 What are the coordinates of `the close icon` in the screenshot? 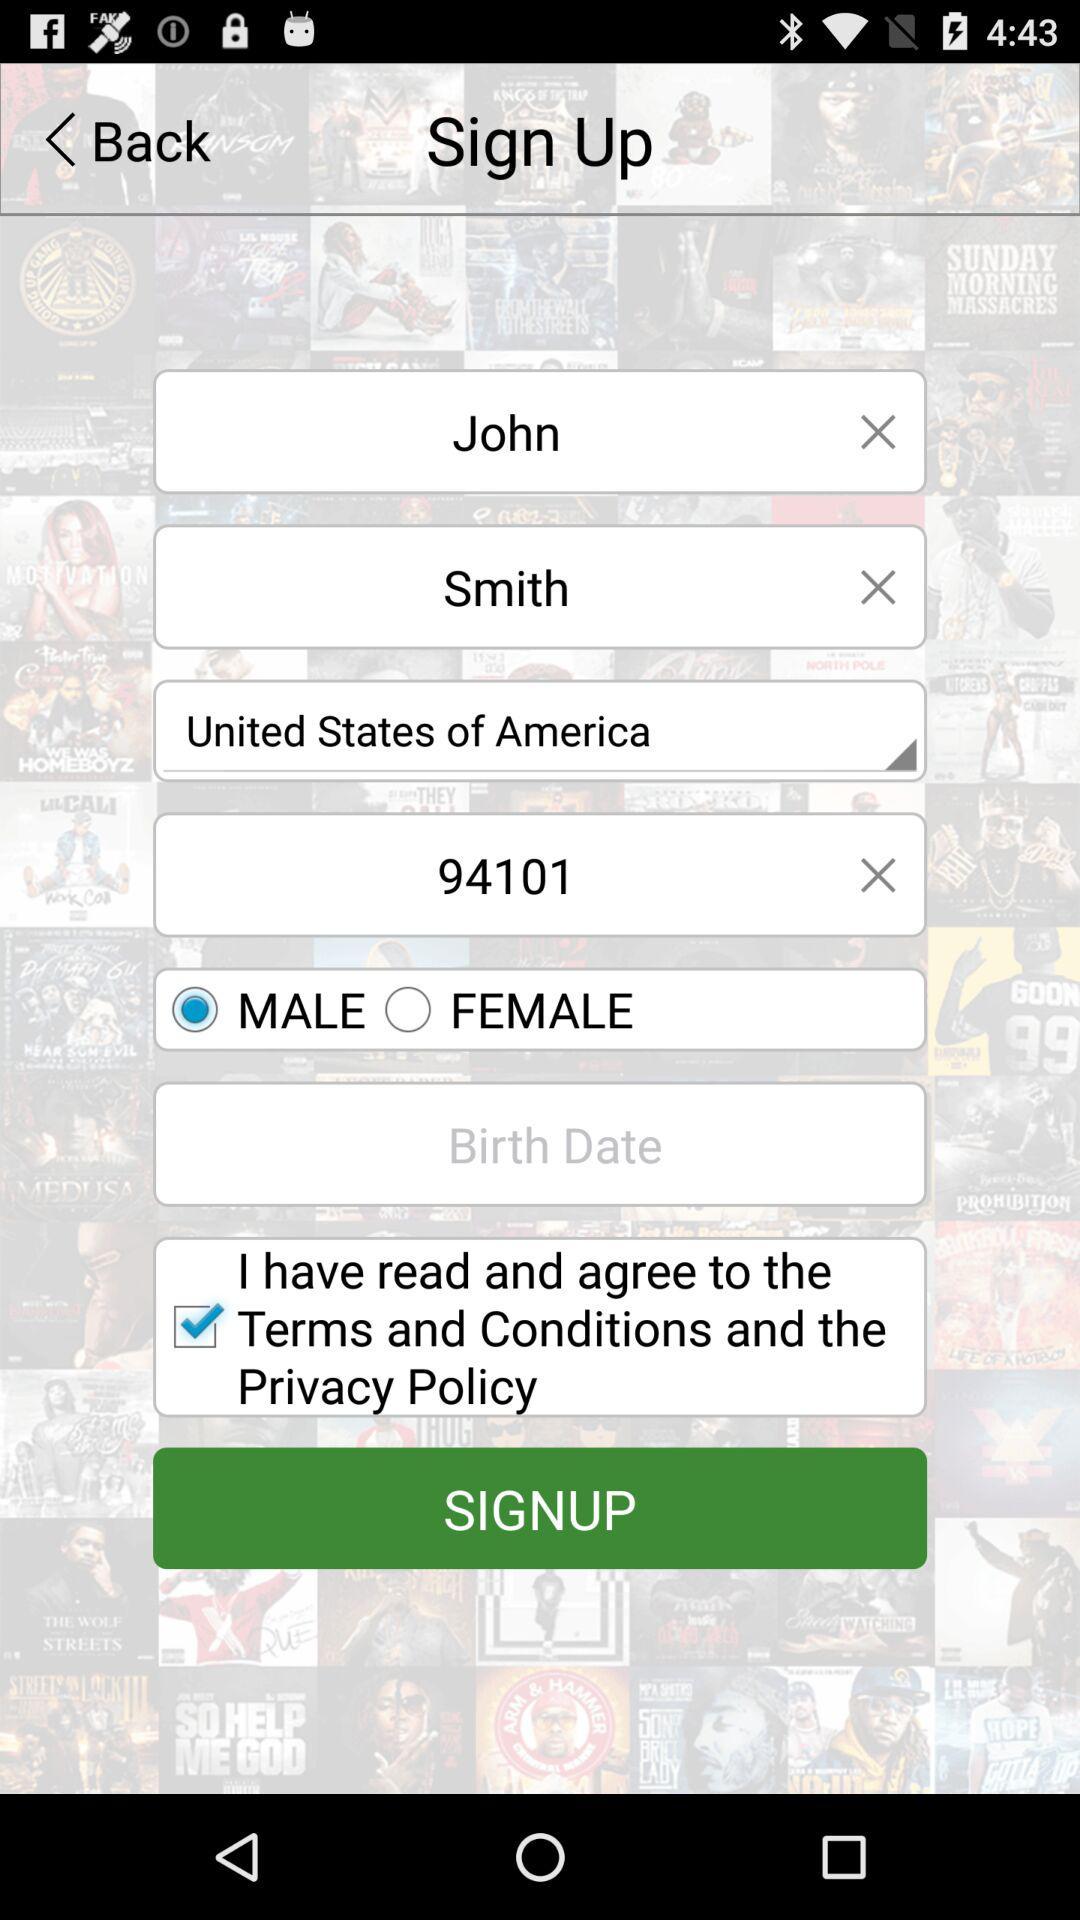 It's located at (877, 627).